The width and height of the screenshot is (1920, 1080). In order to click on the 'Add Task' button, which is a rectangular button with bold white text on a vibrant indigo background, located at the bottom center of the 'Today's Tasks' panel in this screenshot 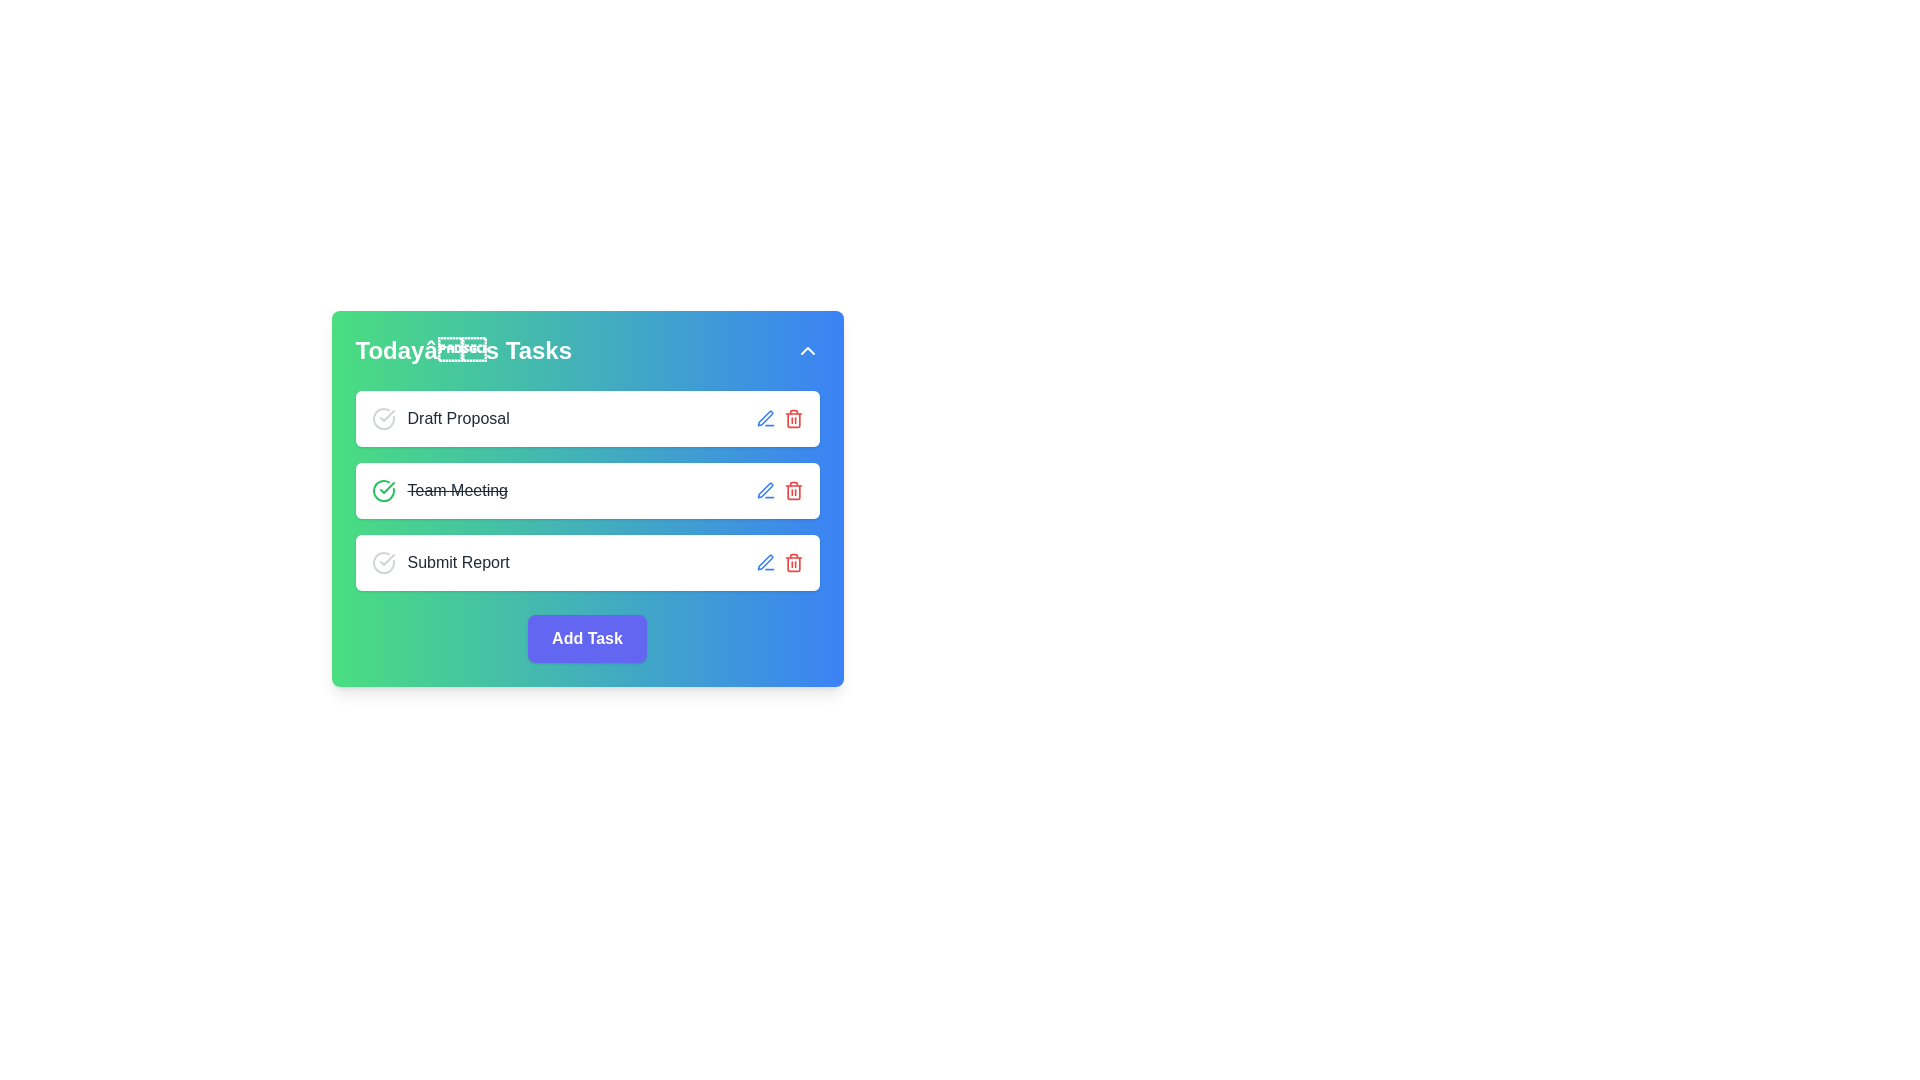, I will do `click(586, 639)`.